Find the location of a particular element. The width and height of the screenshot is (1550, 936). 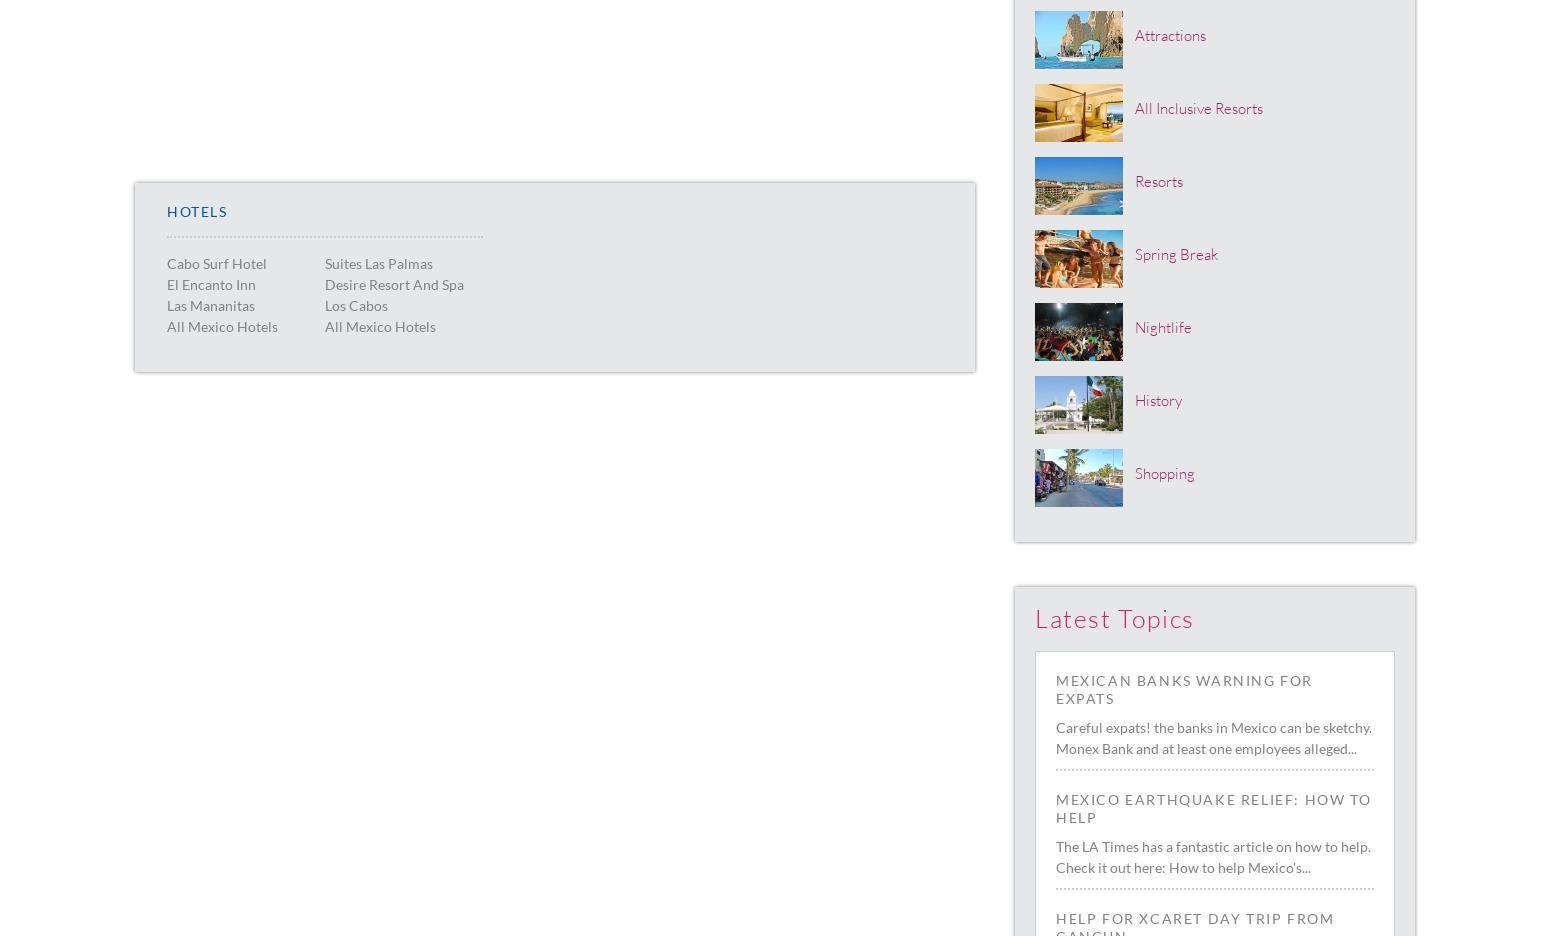

'Careful expats! the banks in Mexico can be sketchy. Monex Bank and at least one employees alleged...' is located at coordinates (1213, 737).